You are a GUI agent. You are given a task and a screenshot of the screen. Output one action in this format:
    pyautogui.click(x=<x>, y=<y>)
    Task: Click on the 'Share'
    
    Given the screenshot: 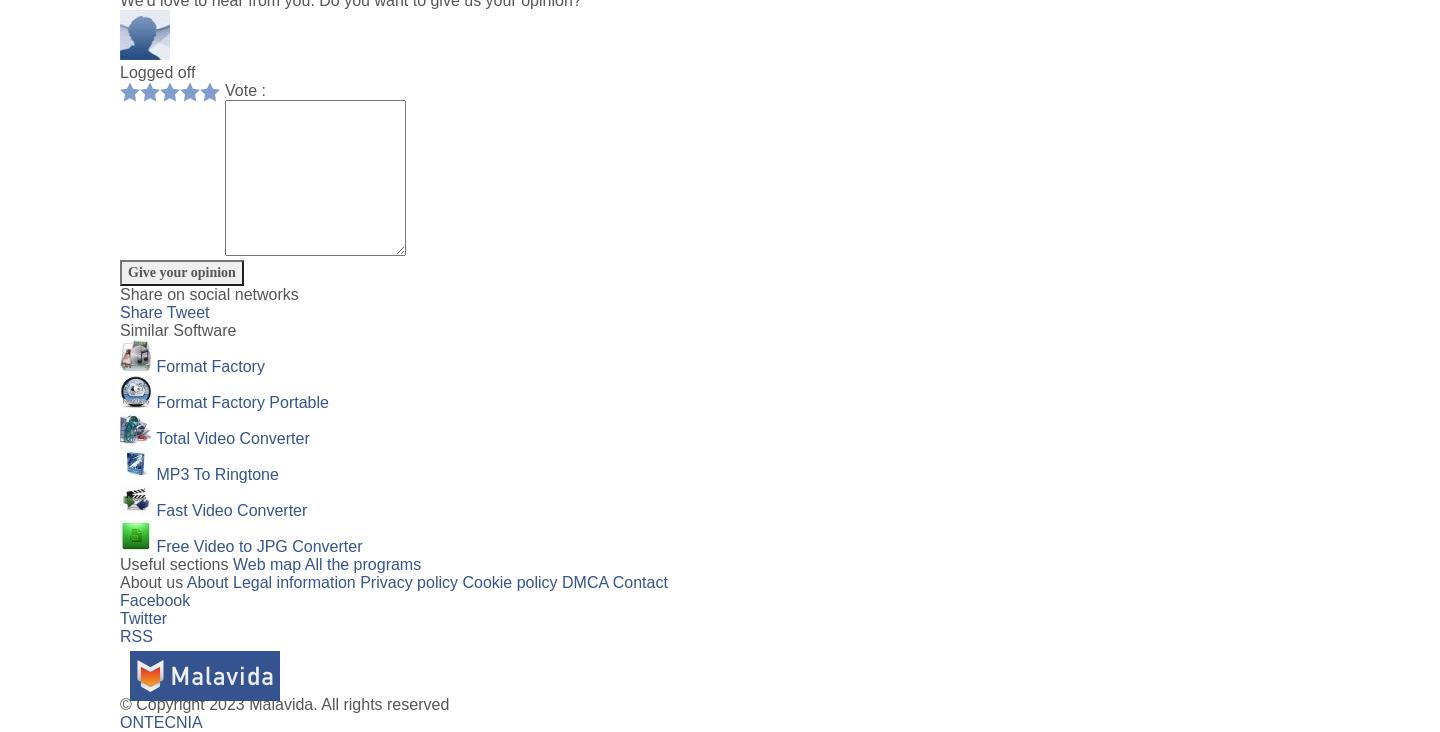 What is the action you would take?
    pyautogui.click(x=141, y=312)
    